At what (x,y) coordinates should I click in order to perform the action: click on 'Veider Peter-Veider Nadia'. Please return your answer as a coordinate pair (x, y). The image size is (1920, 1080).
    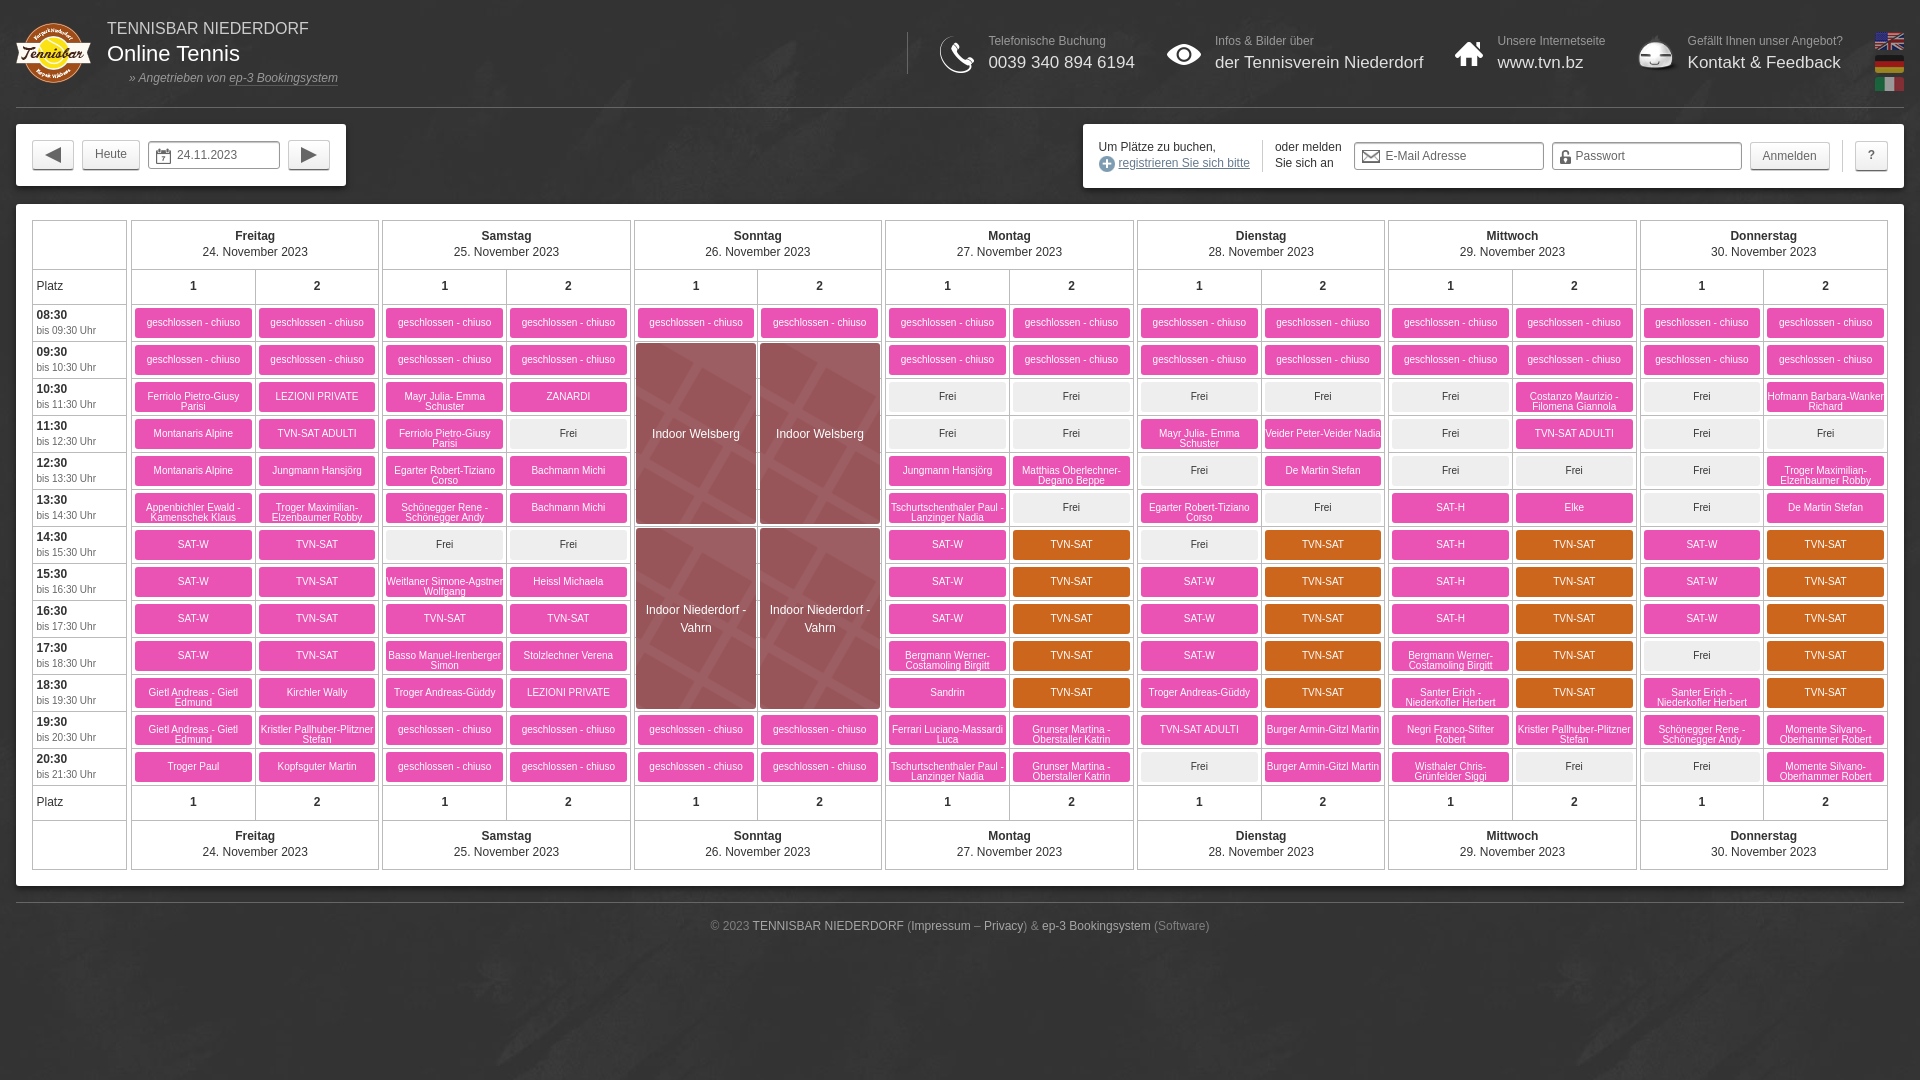
    Looking at the image, I should click on (1323, 433).